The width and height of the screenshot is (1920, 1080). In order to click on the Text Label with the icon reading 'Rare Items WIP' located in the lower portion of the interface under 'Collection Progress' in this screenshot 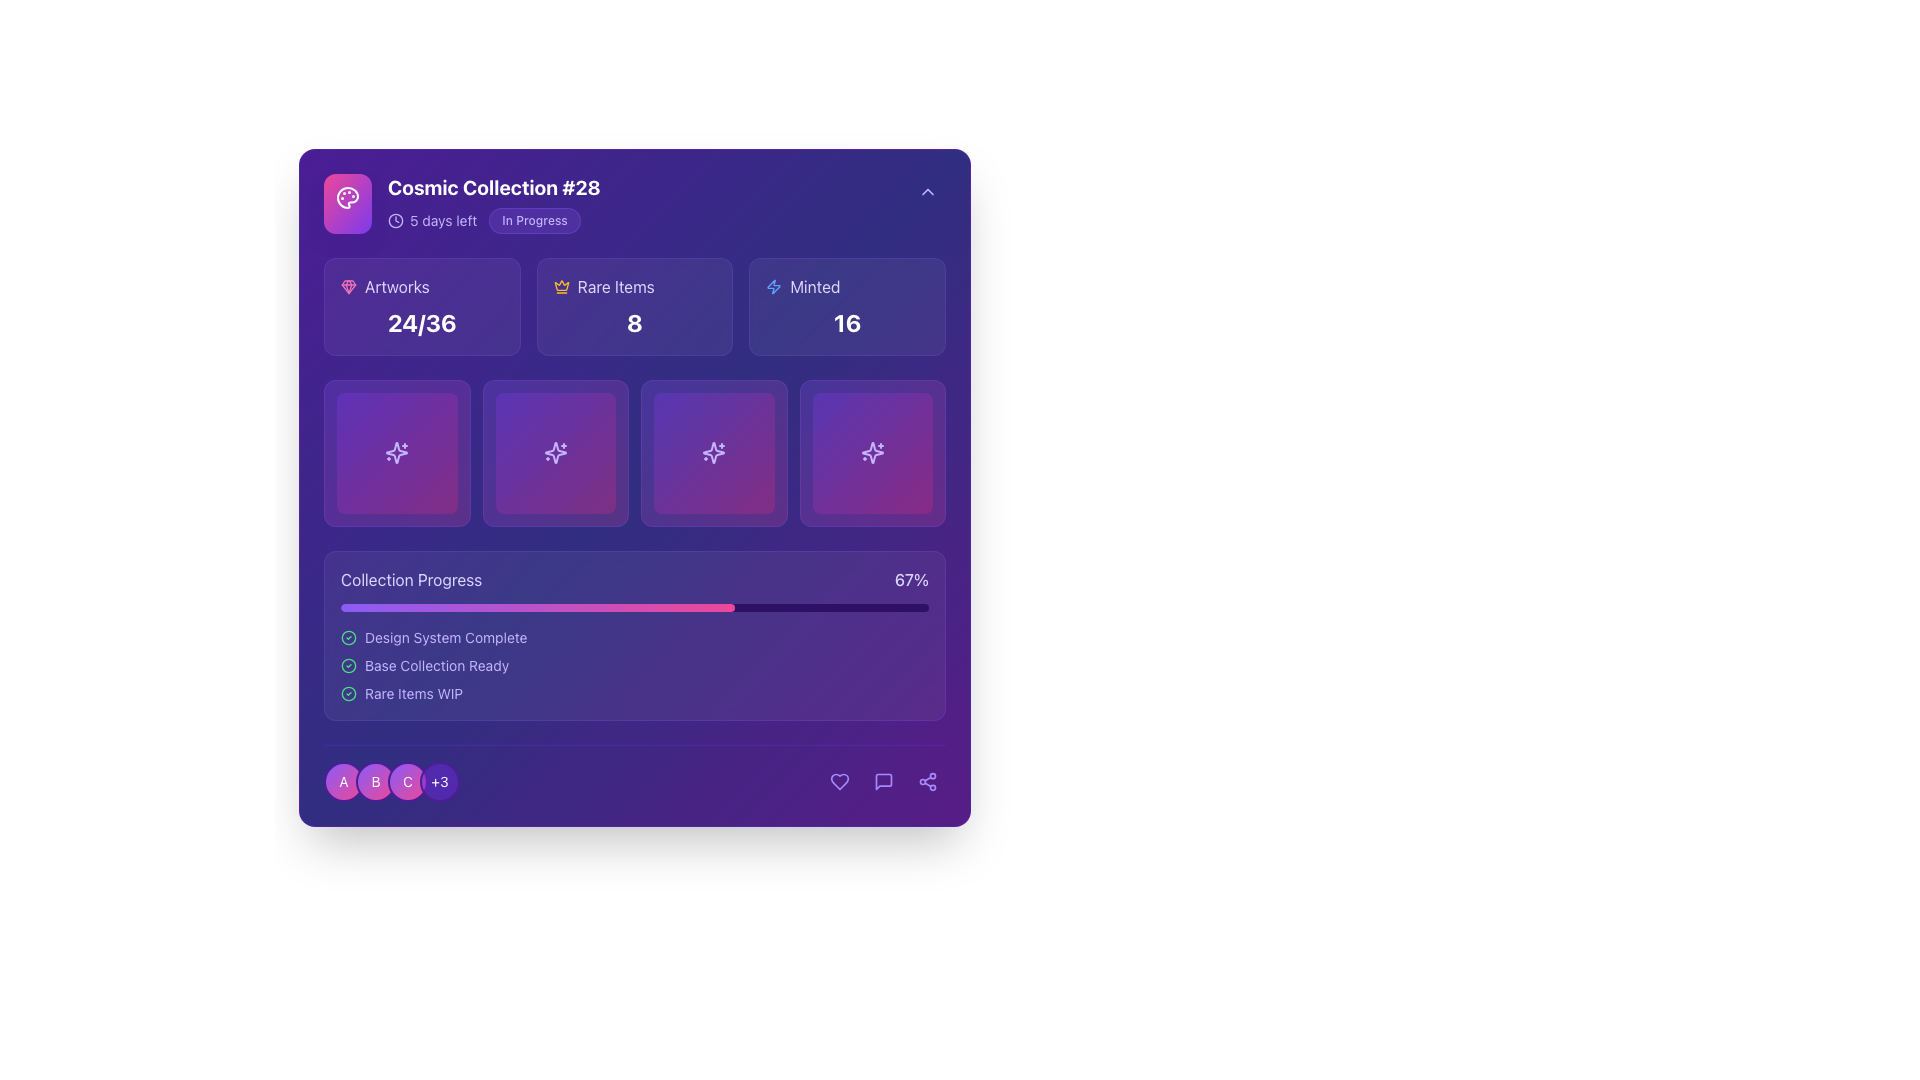, I will do `click(633, 692)`.